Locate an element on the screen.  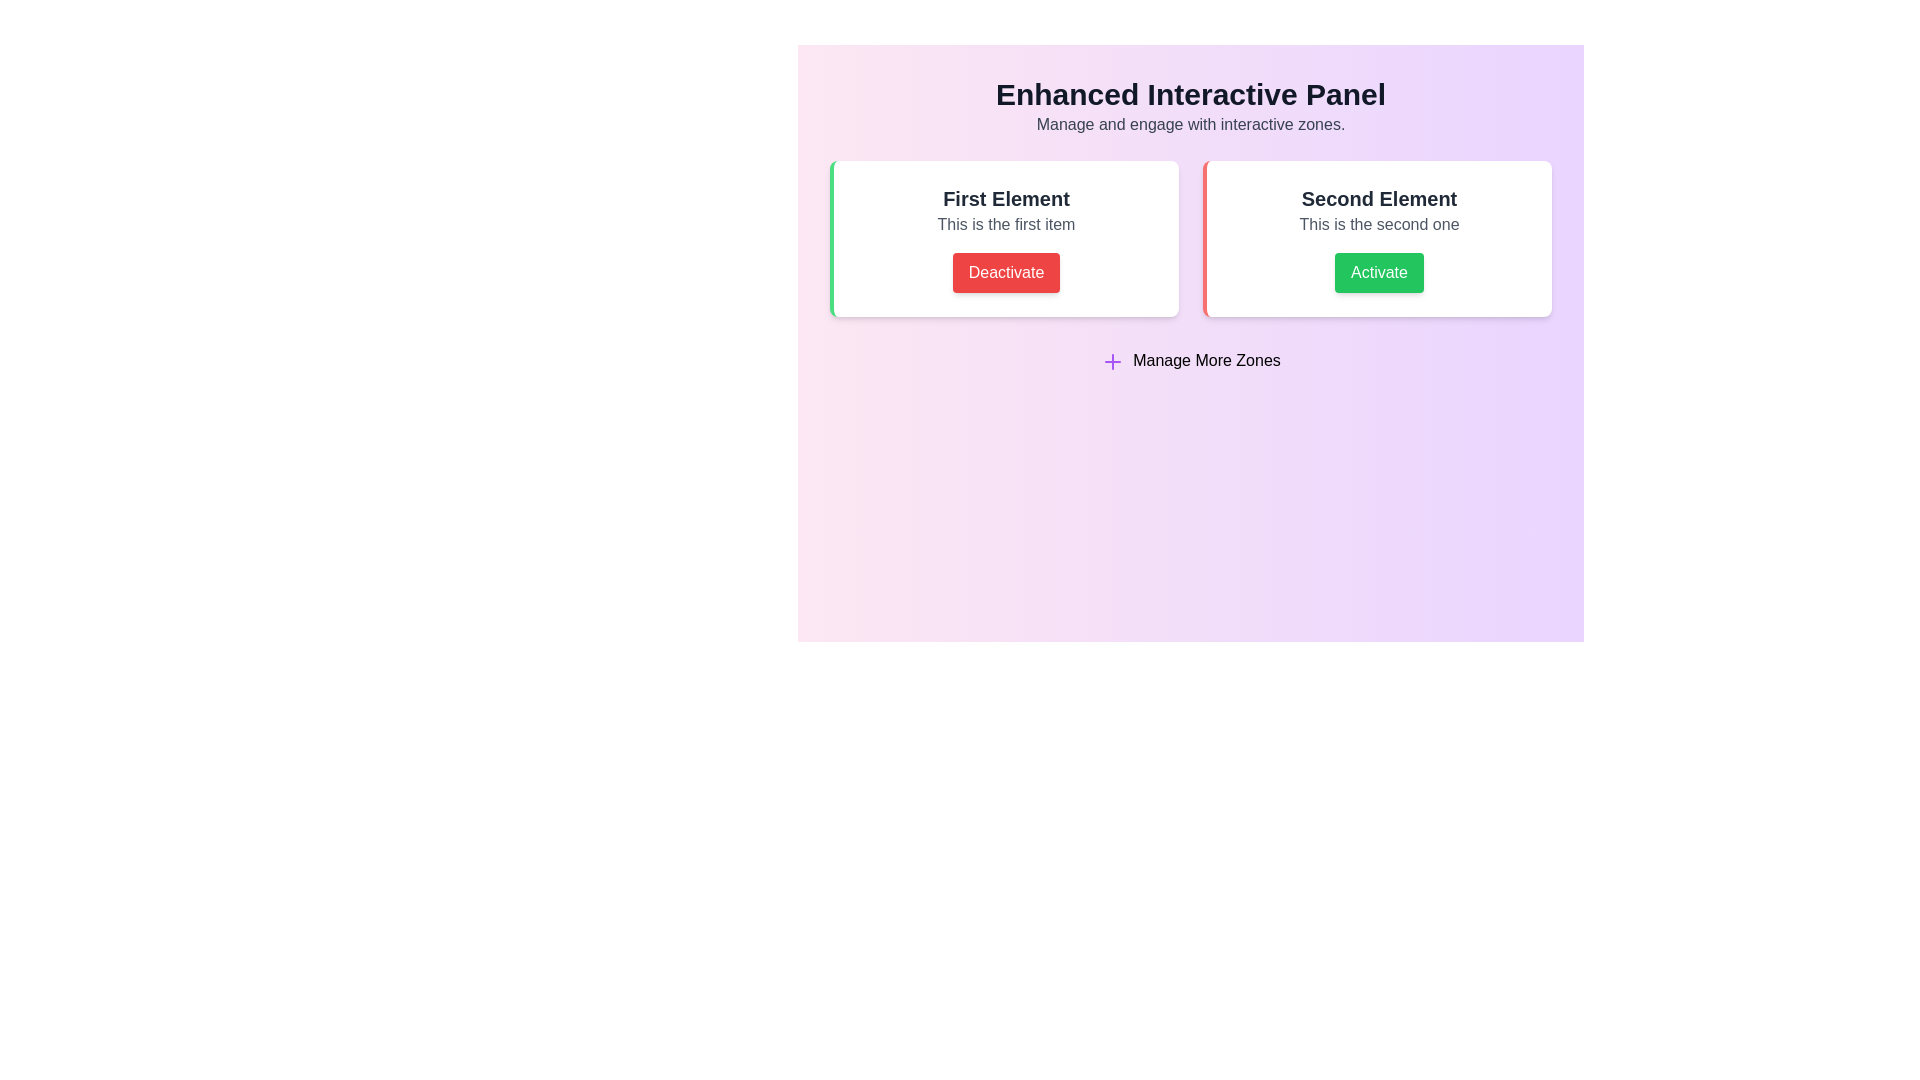
the static descriptive text that provides supplementary information about managing and interacting with zones, positioned directly below the 'Enhanced Interactive Panel' heading is located at coordinates (1190, 124).